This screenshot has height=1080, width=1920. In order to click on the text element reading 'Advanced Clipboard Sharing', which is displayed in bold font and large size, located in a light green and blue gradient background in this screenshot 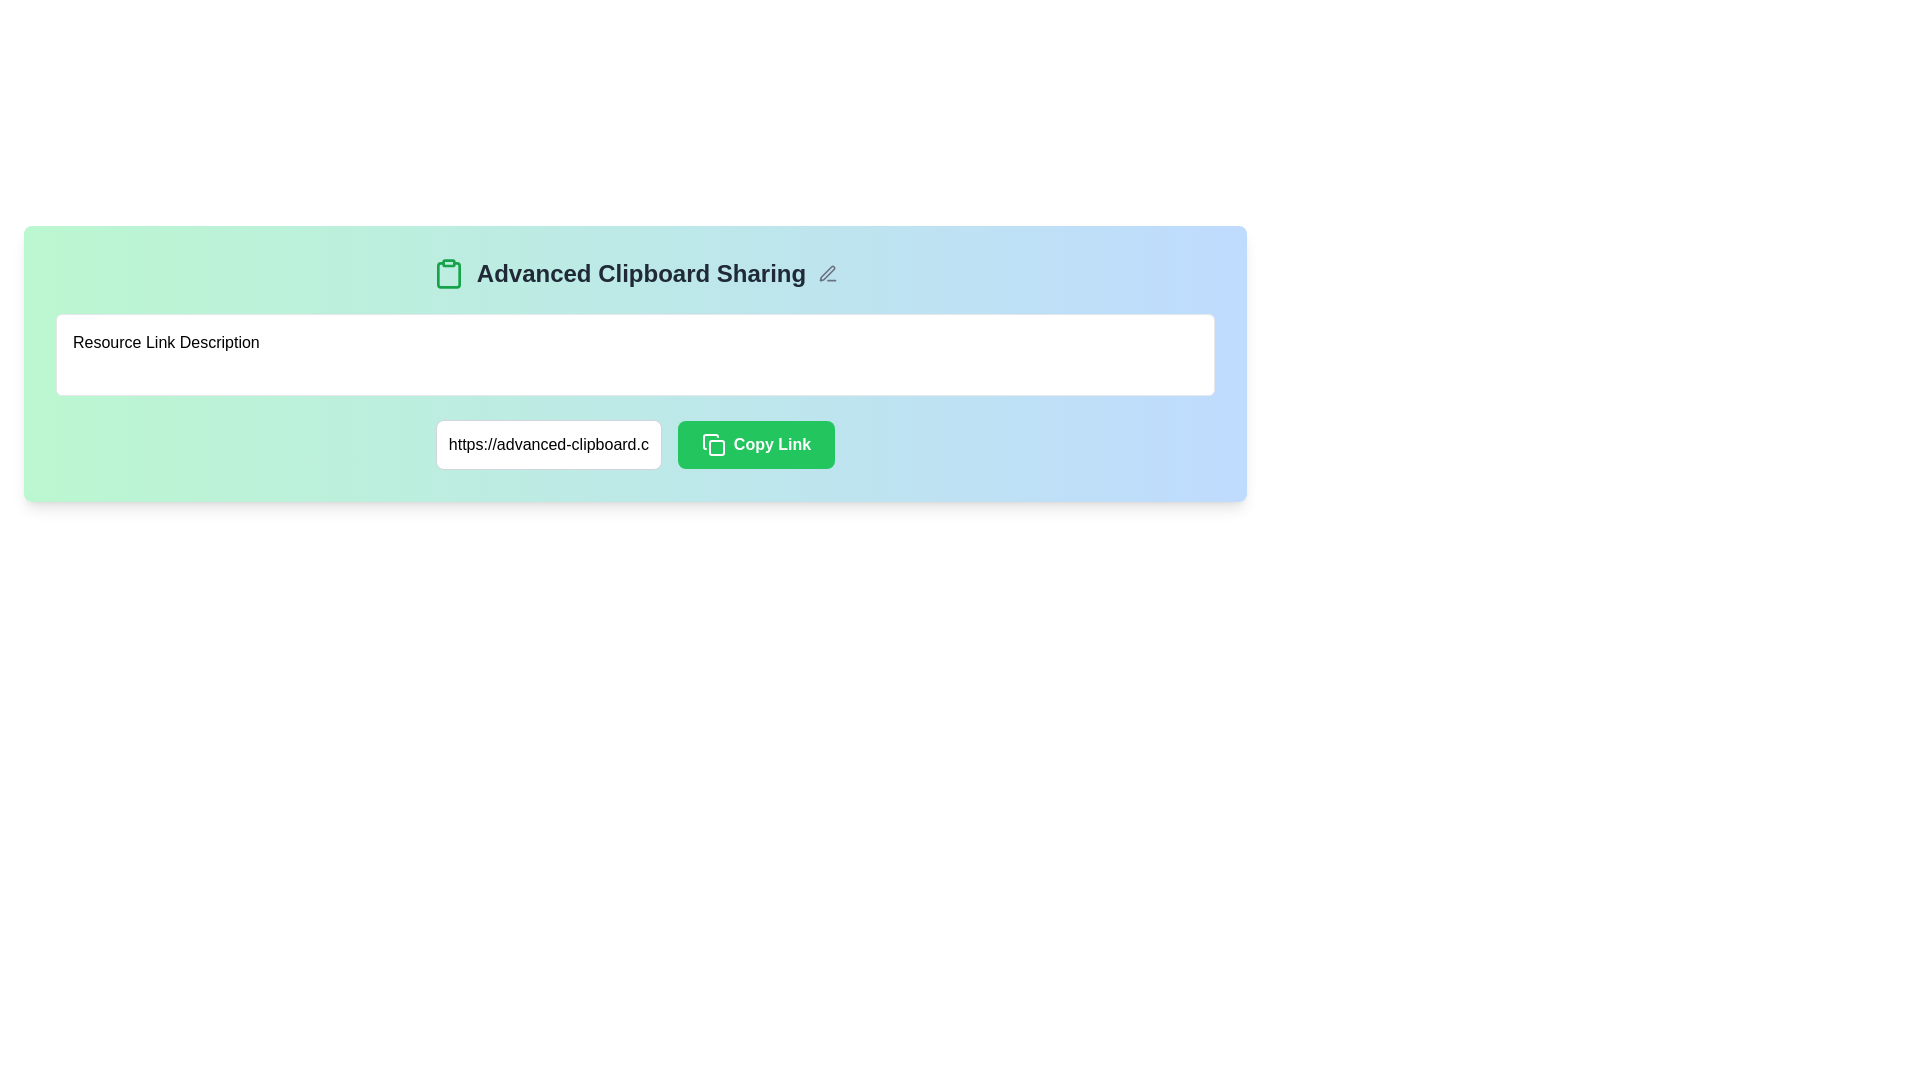, I will do `click(641, 273)`.